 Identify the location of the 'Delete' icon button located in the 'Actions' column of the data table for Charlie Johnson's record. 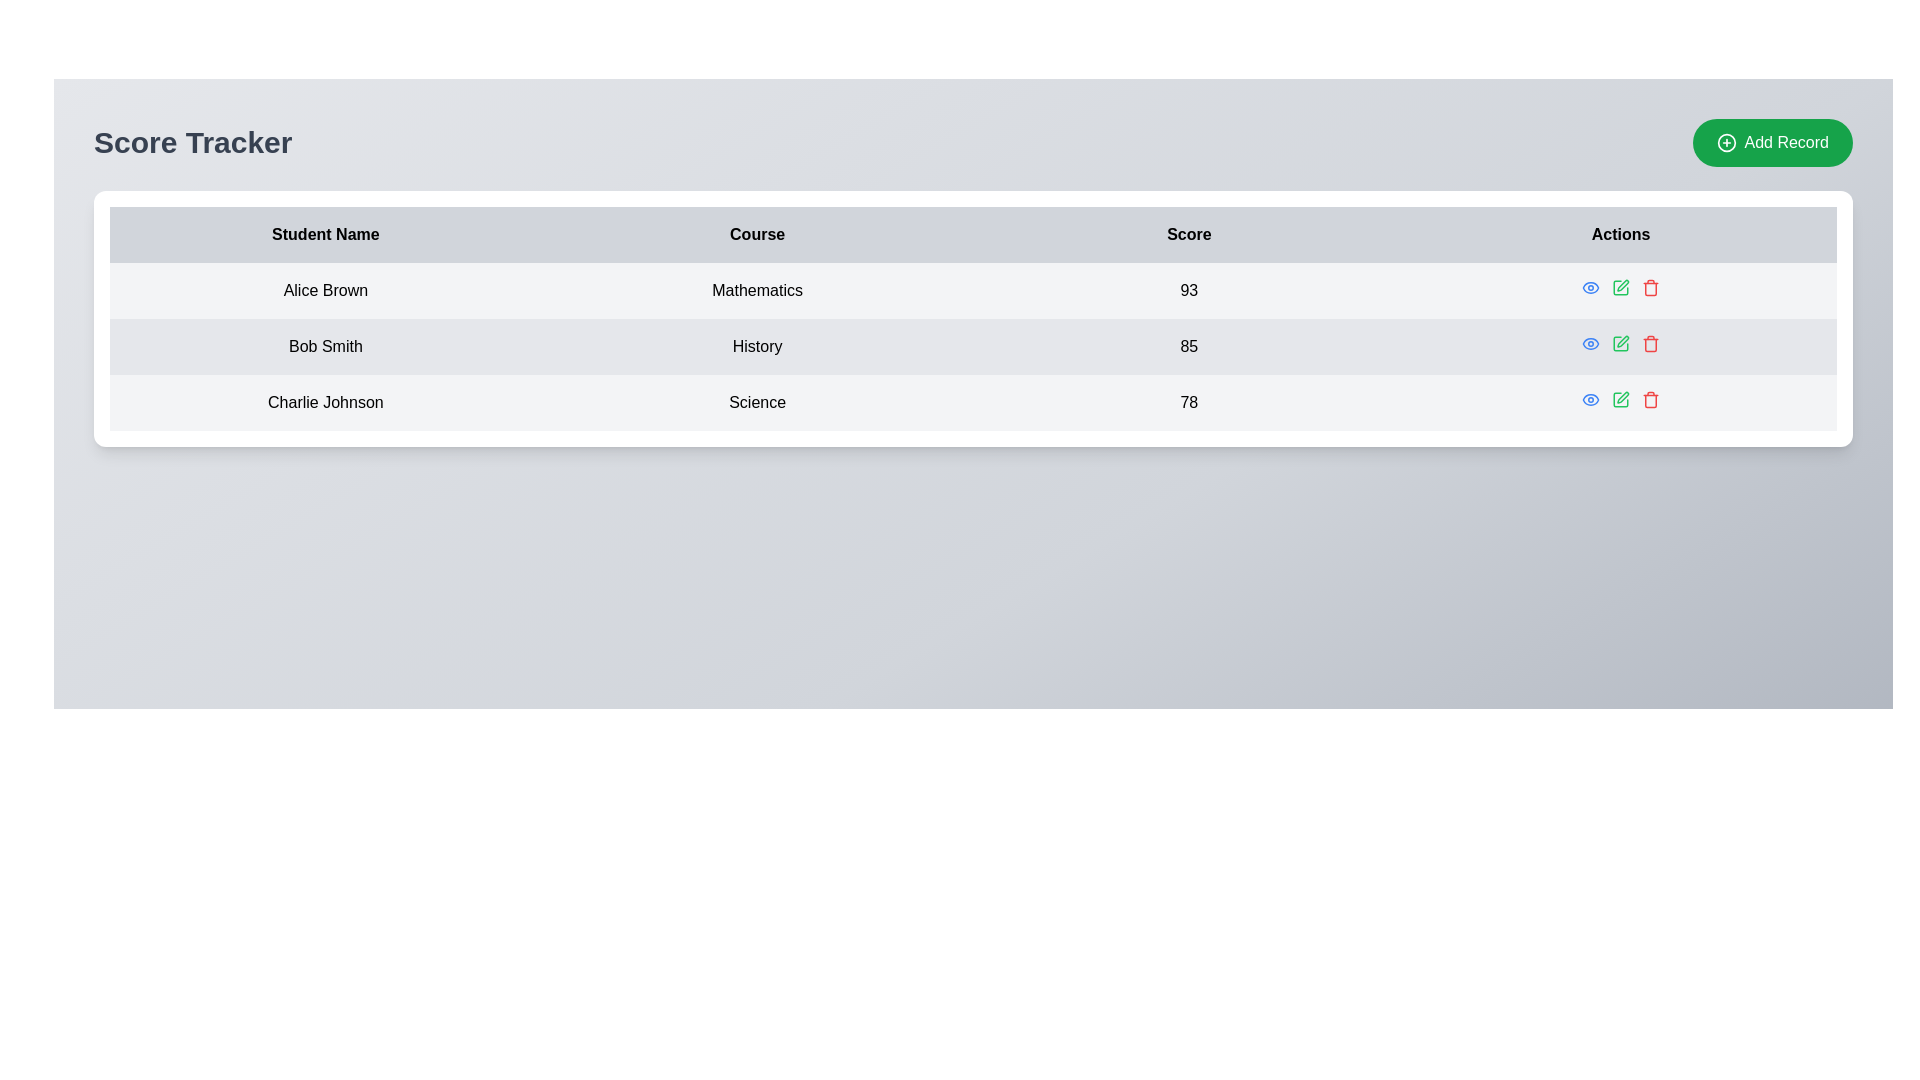
(1651, 342).